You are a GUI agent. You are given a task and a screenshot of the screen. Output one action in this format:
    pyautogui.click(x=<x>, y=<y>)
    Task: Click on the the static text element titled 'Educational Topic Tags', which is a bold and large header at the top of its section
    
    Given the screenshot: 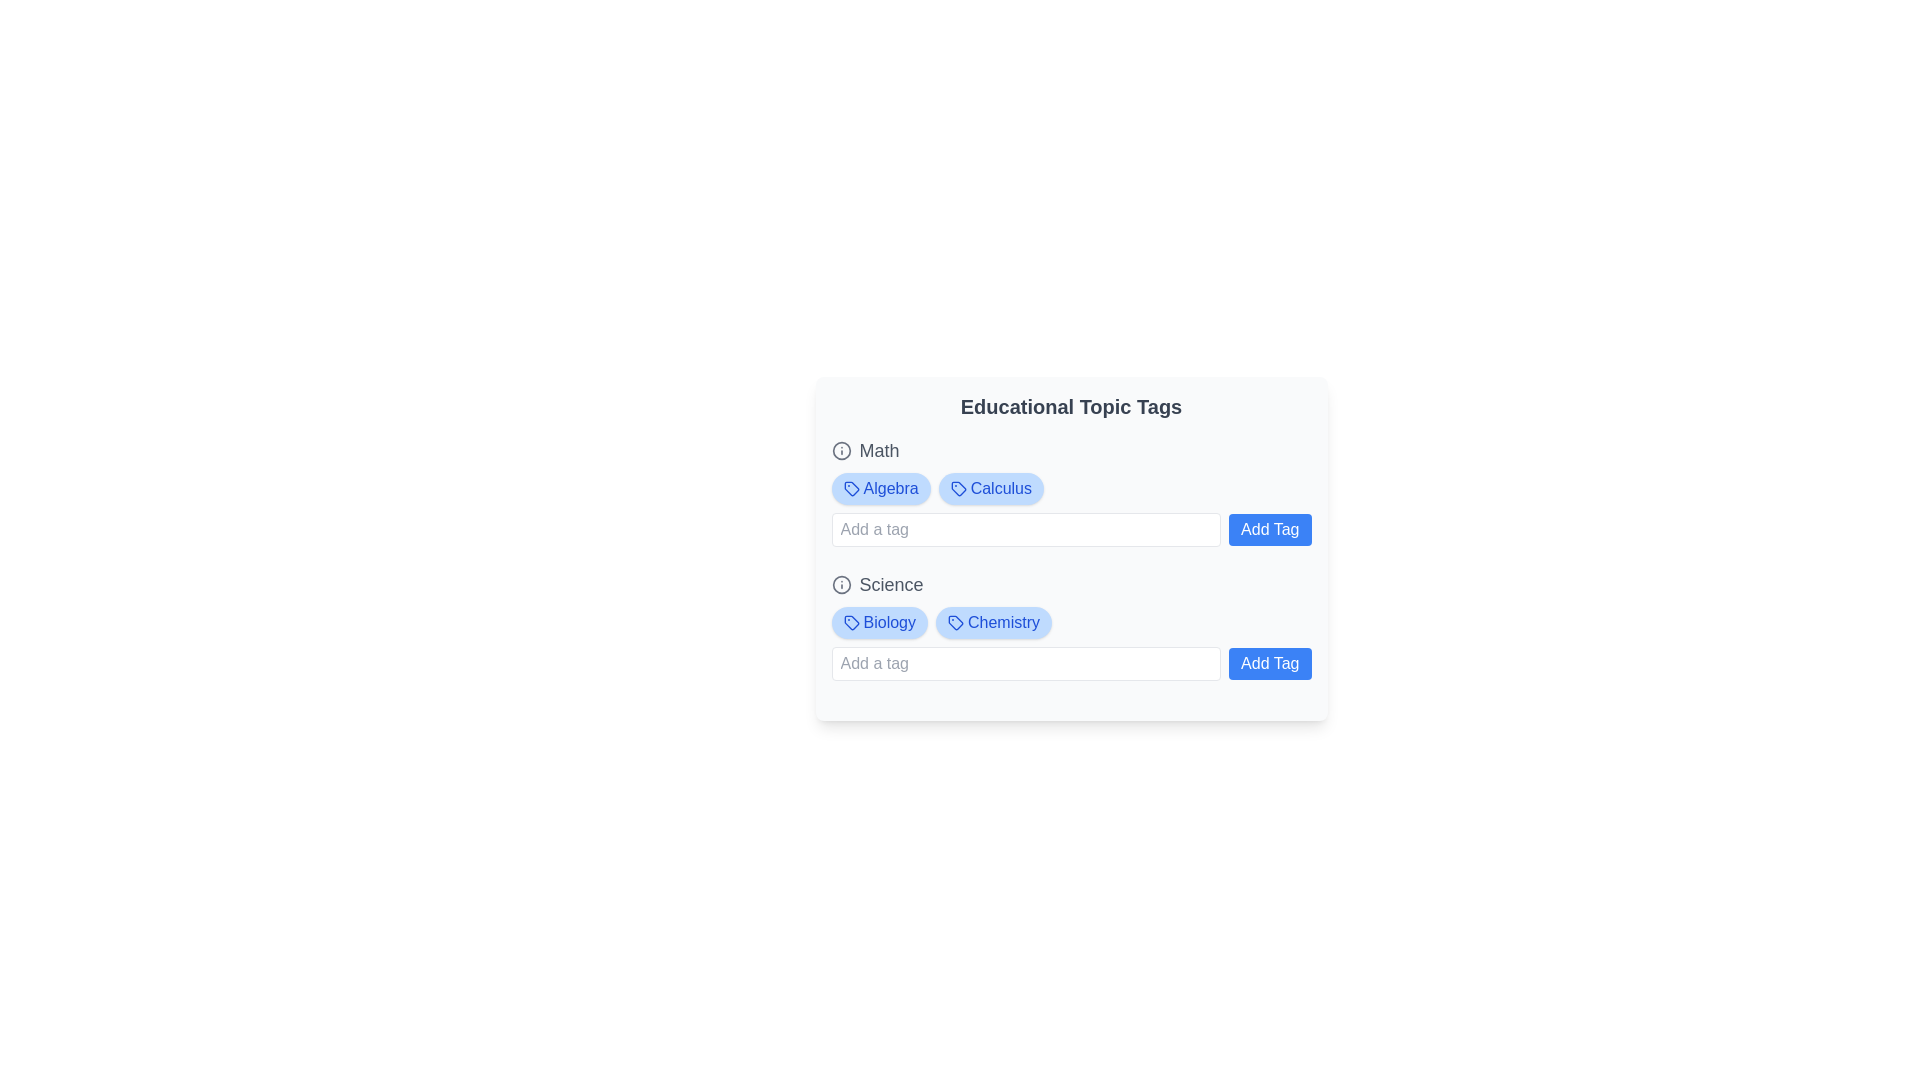 What is the action you would take?
    pyautogui.click(x=1070, y=406)
    